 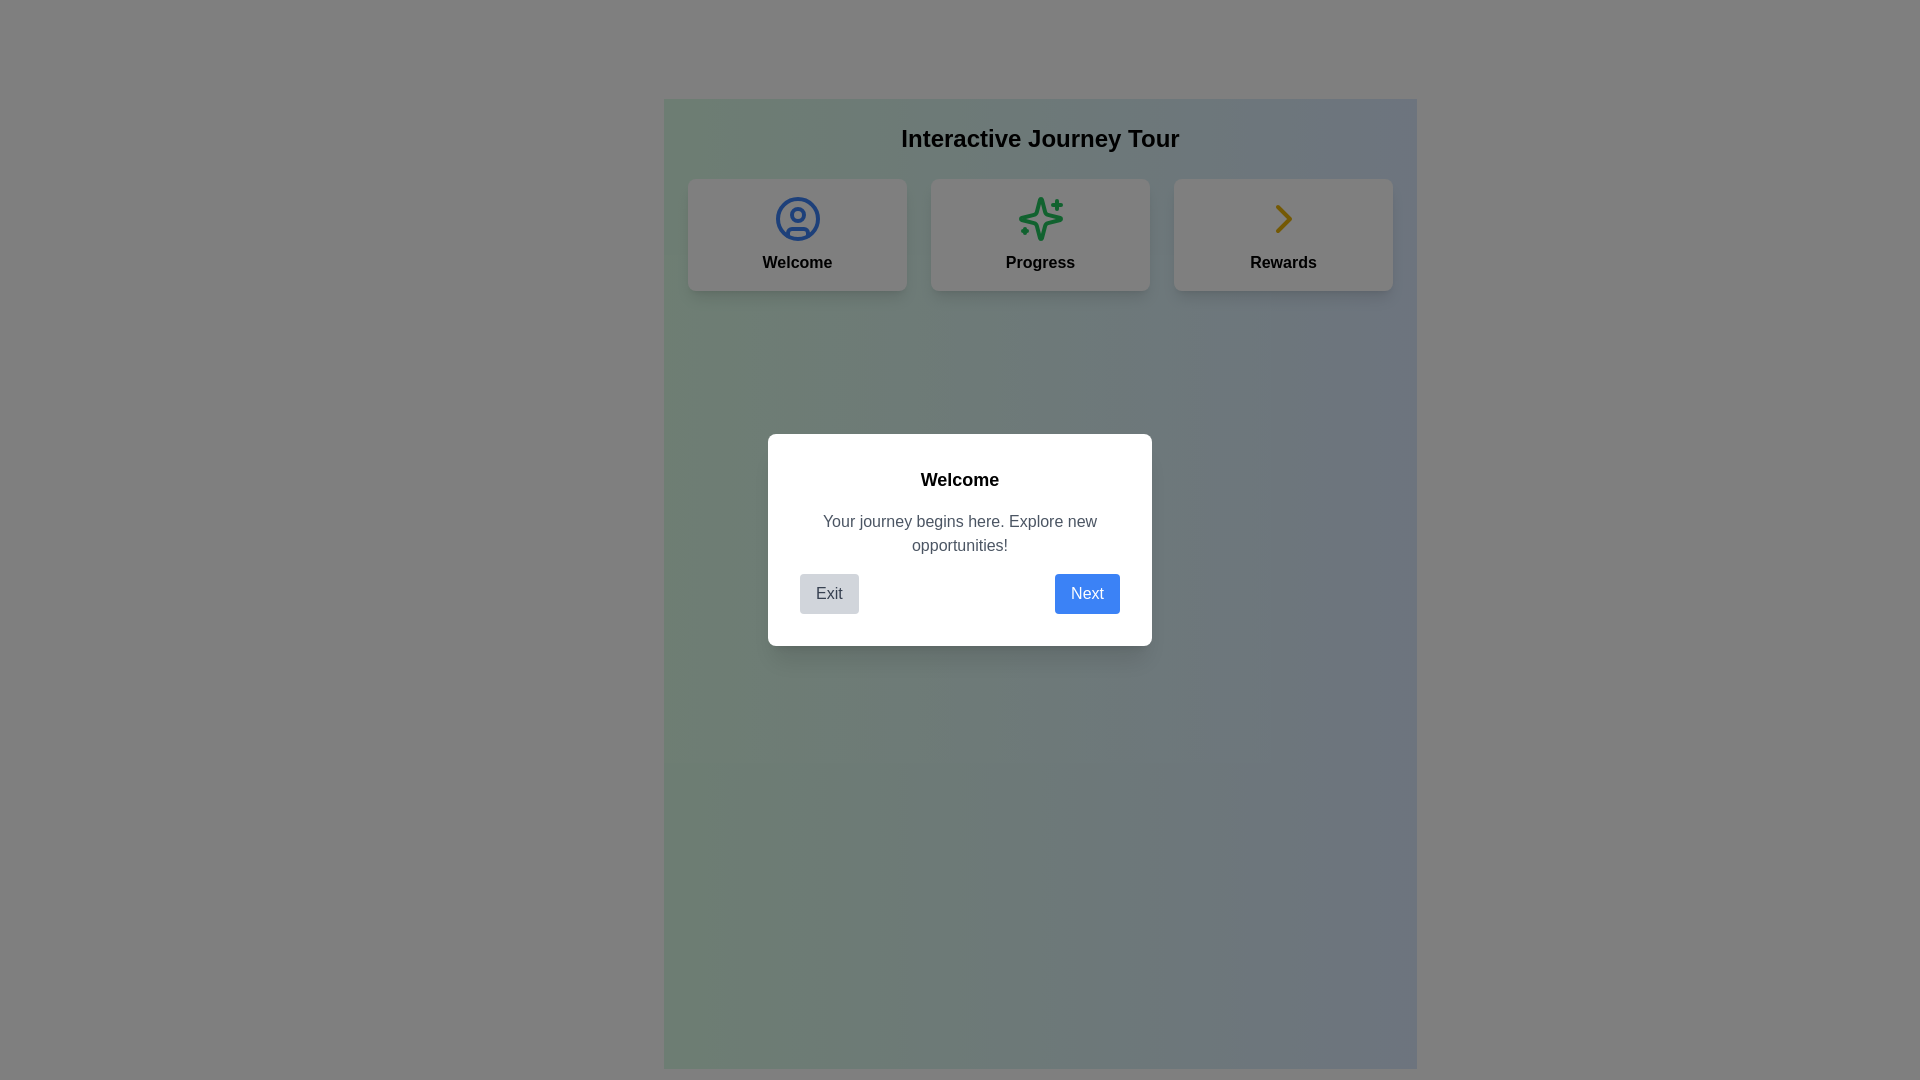 What do you see at coordinates (960, 532) in the screenshot?
I see `the motivational informational text that is positioned below the title 'Welcome' and above the buttons 'Exit' and 'Next'` at bounding box center [960, 532].